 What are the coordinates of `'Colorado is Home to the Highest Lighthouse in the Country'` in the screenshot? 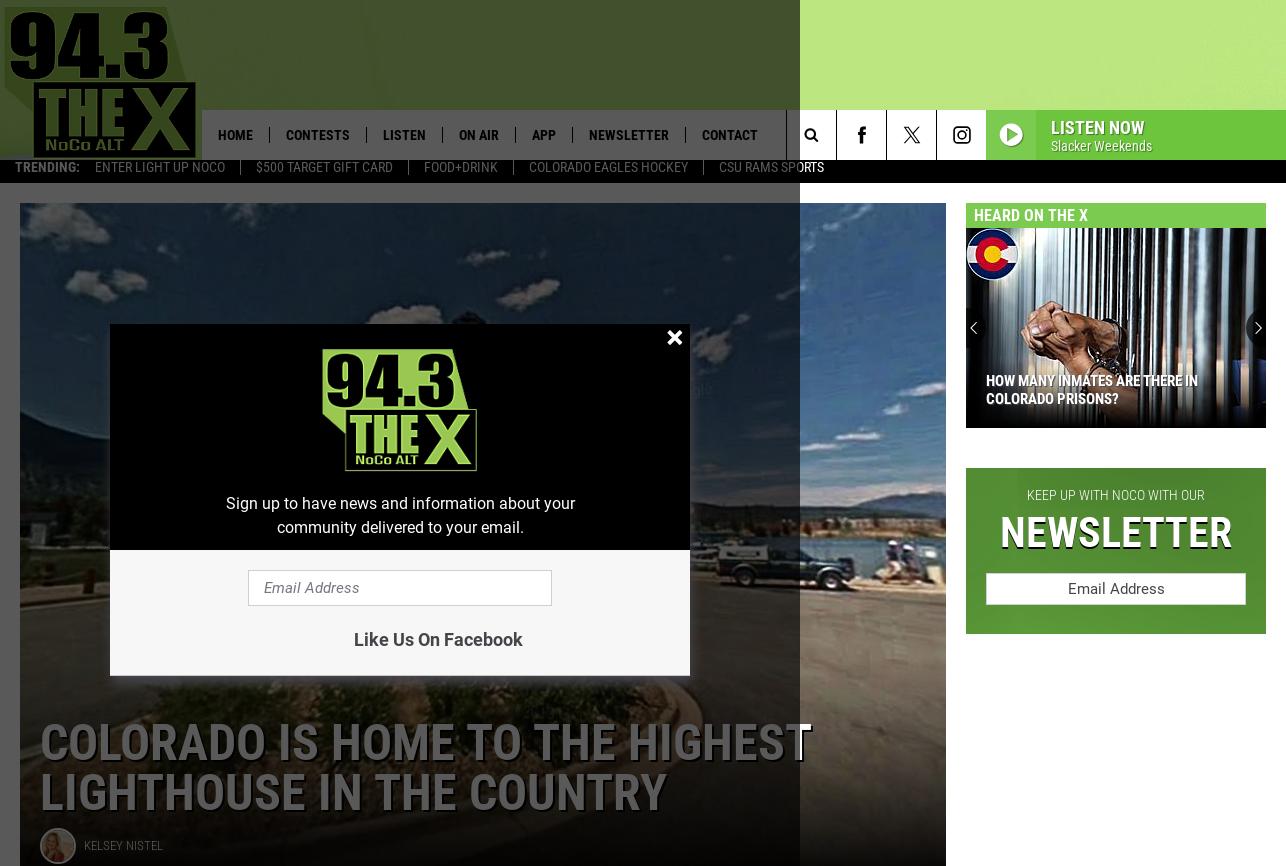 It's located at (424, 775).